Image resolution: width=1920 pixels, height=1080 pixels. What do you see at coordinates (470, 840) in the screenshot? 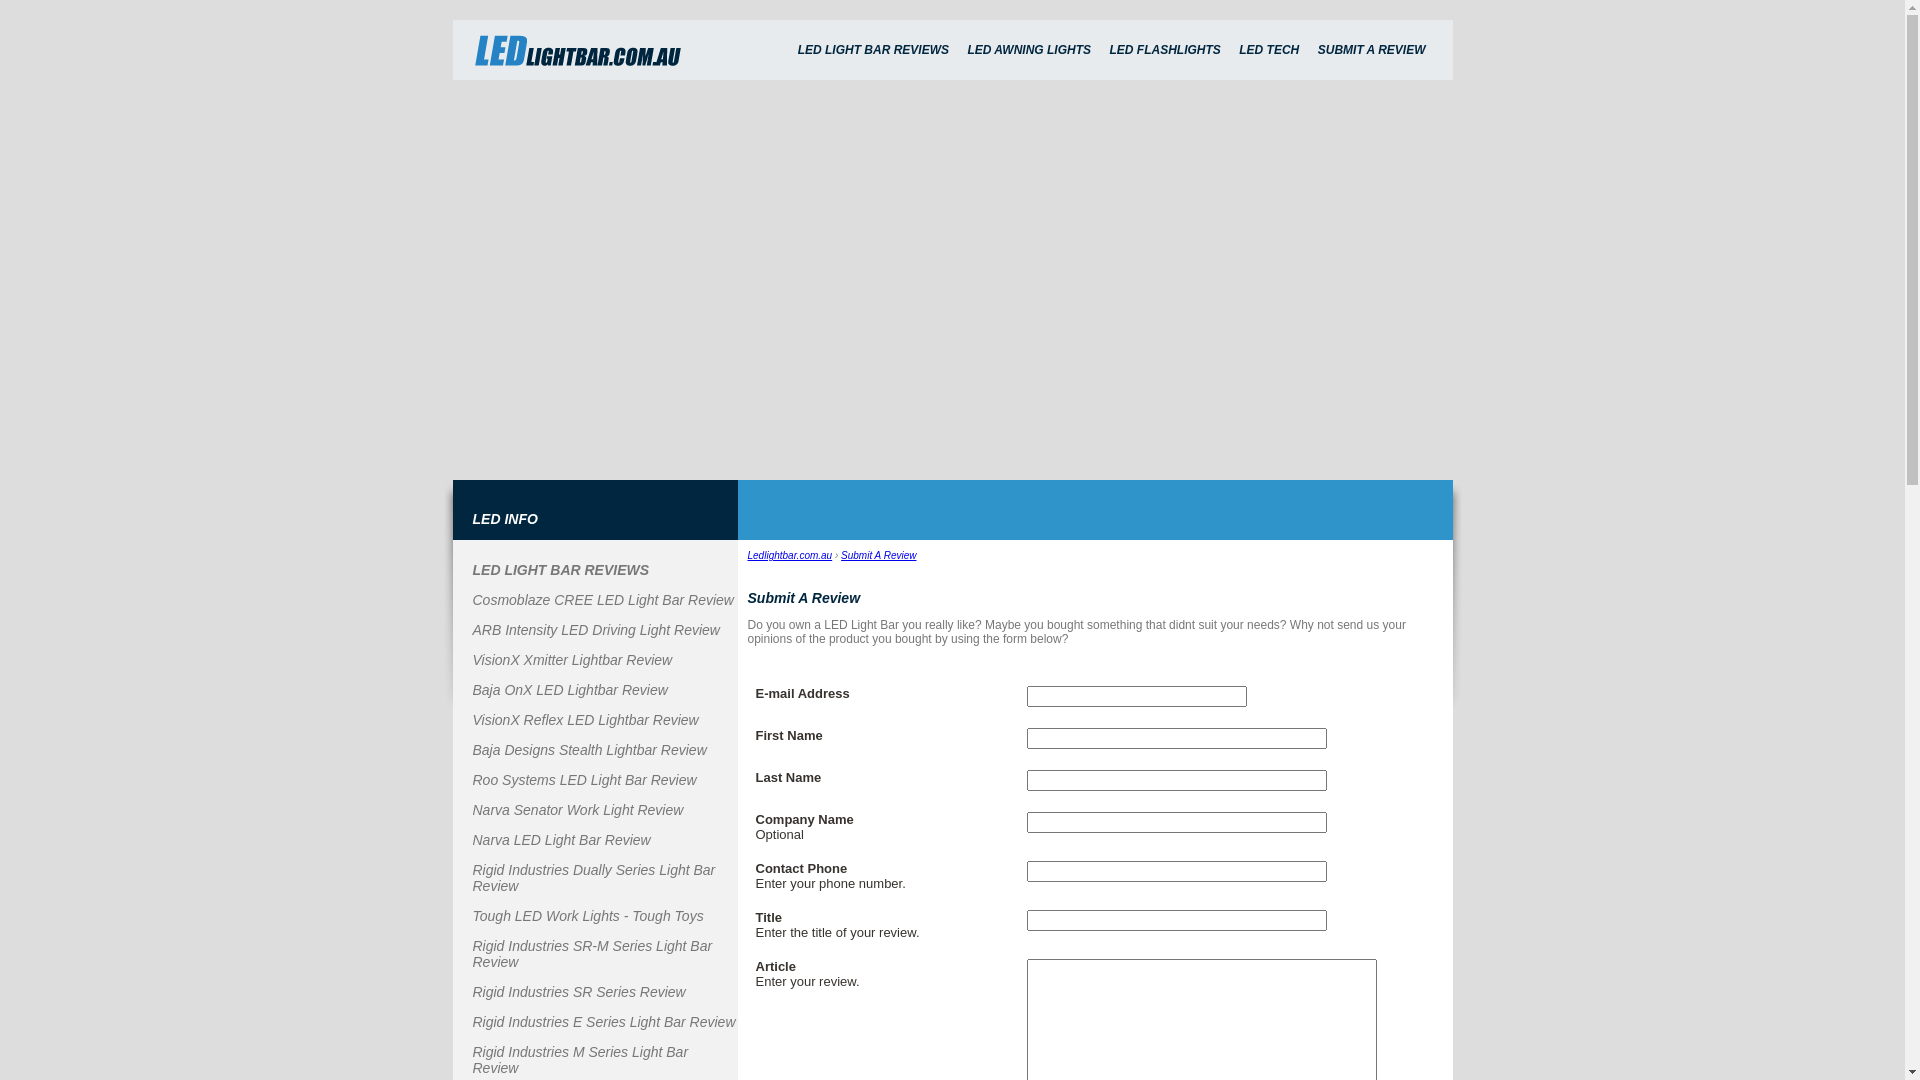
I see `'Narva LED Light Bar Review'` at bounding box center [470, 840].